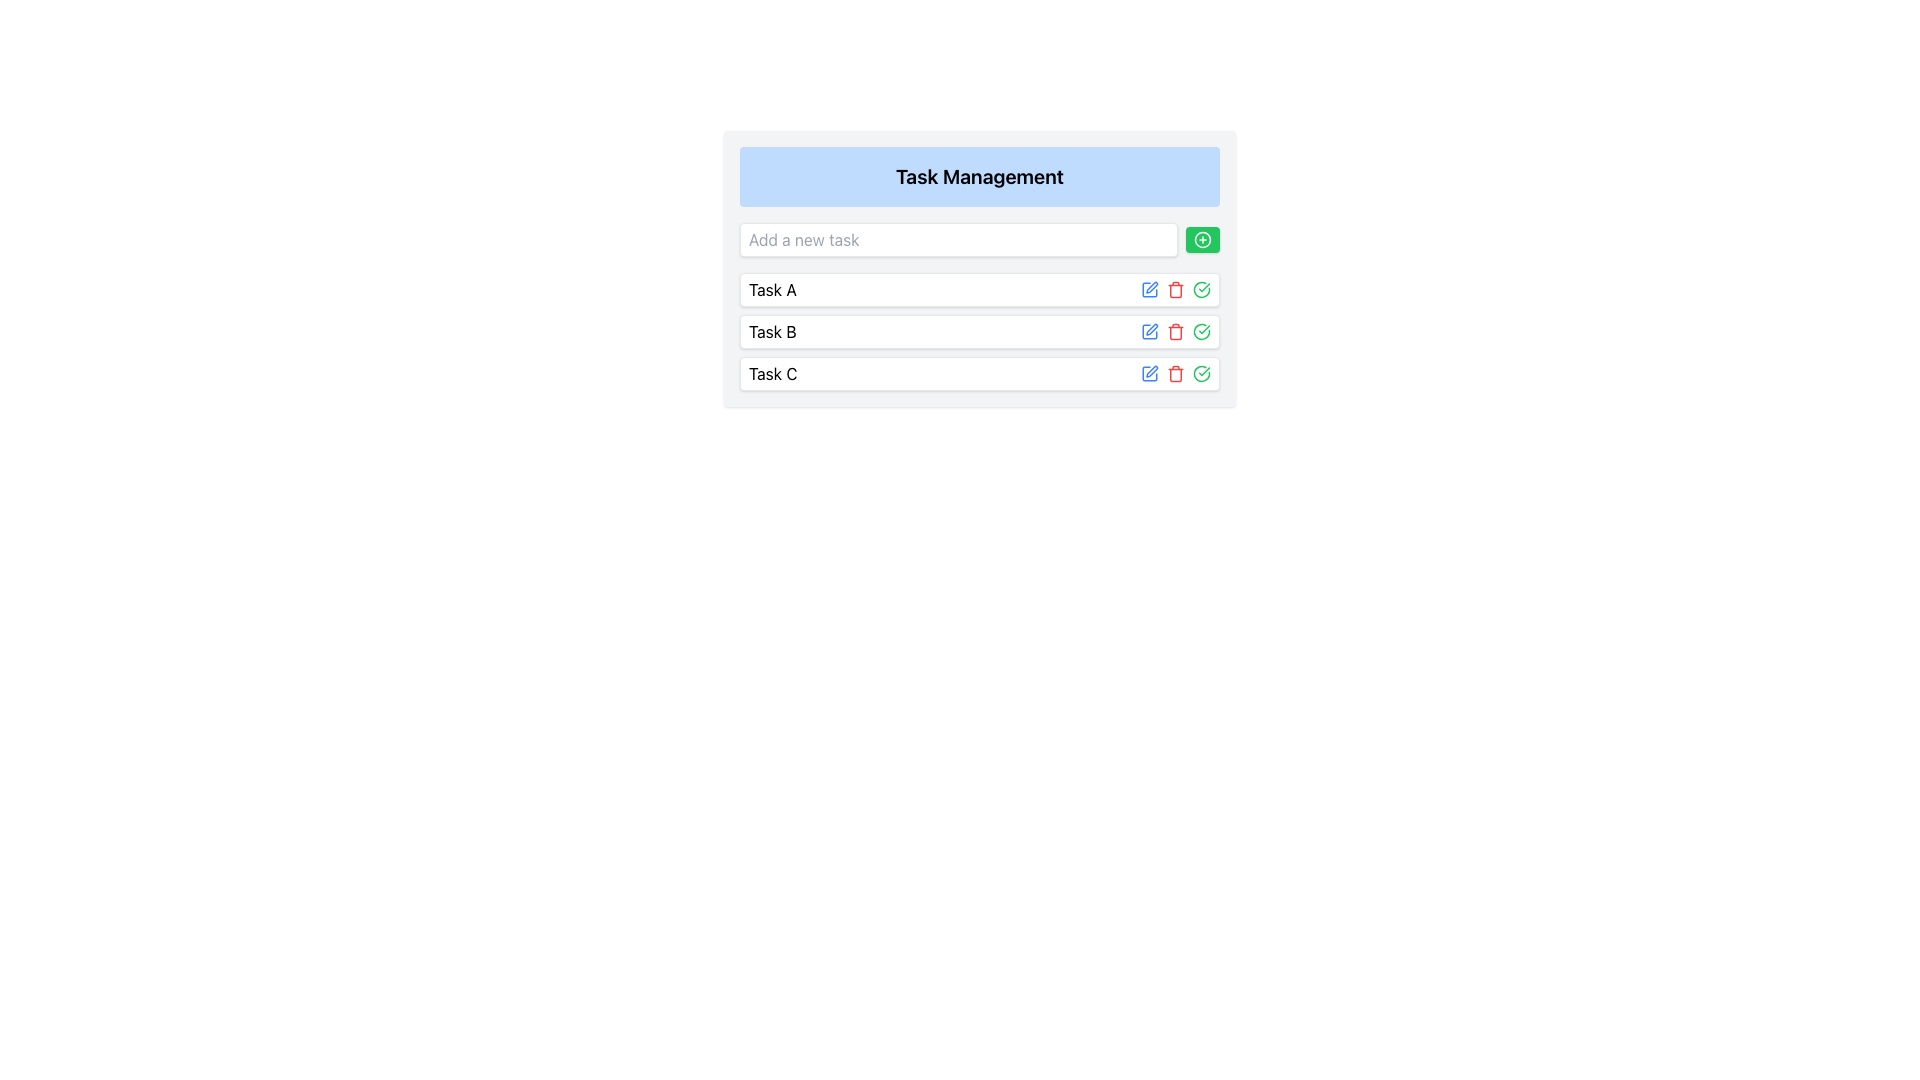  Describe the element at coordinates (1202, 238) in the screenshot. I see `the circular icon button with a plus sign, surrounded by a green background, located to the far right of the 'Add a new task' input box` at that location.